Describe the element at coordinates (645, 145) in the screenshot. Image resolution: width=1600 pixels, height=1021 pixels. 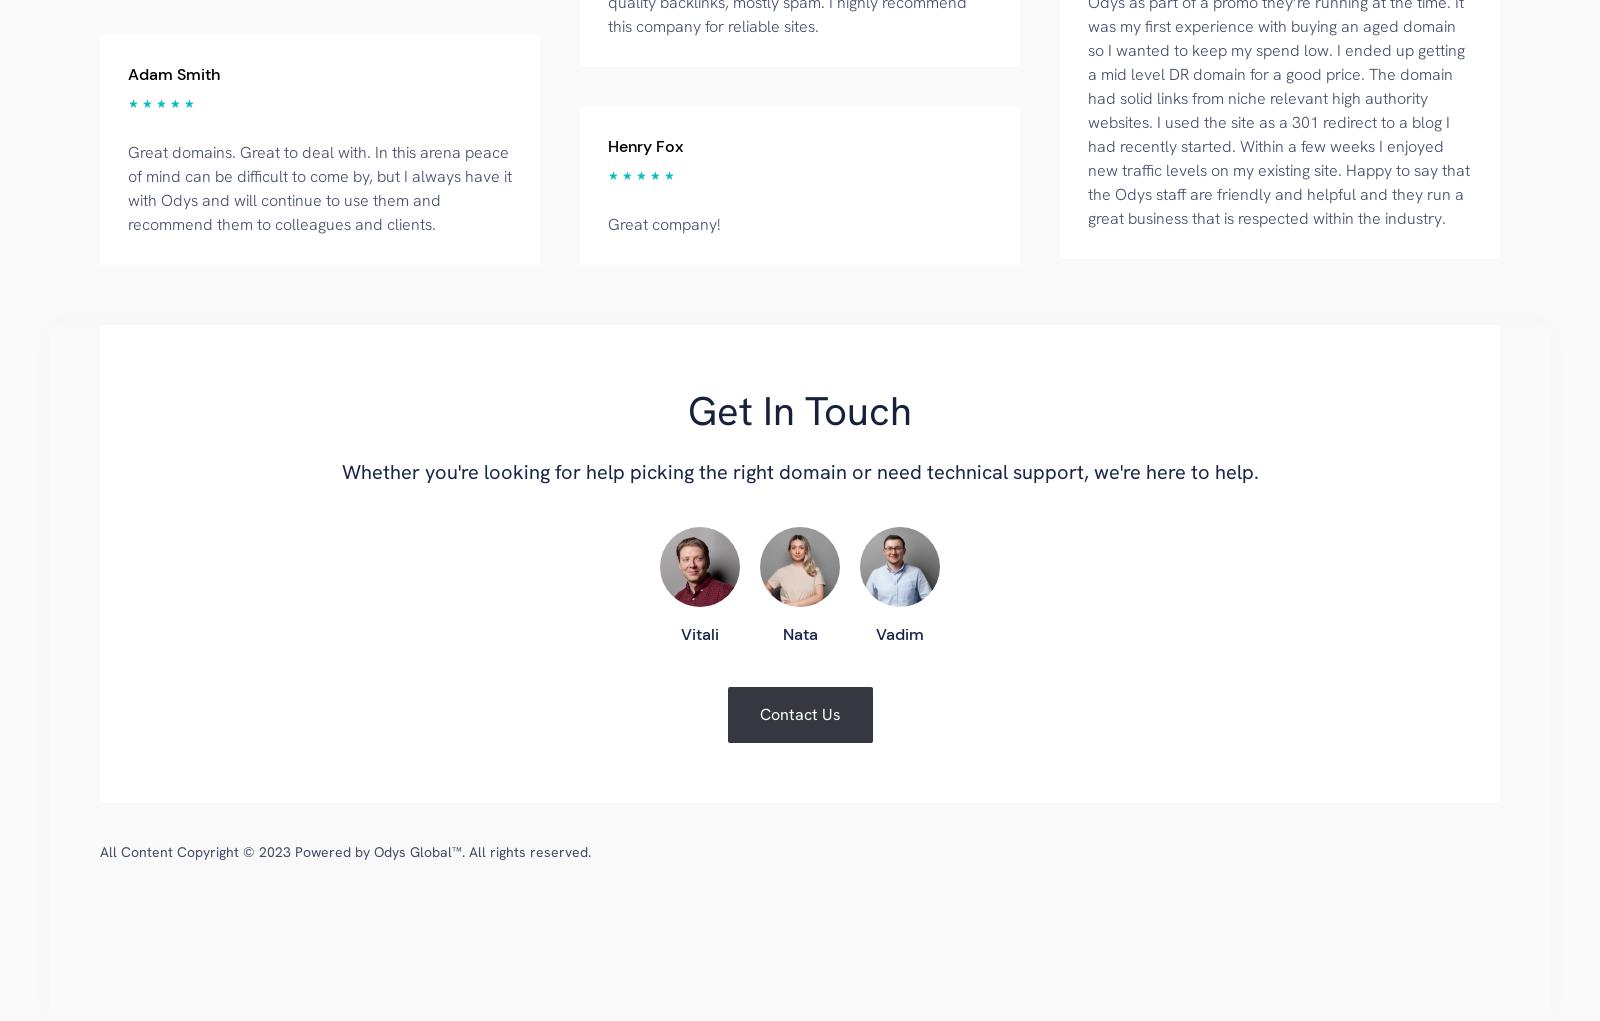
I see `'Henry Fox'` at that location.